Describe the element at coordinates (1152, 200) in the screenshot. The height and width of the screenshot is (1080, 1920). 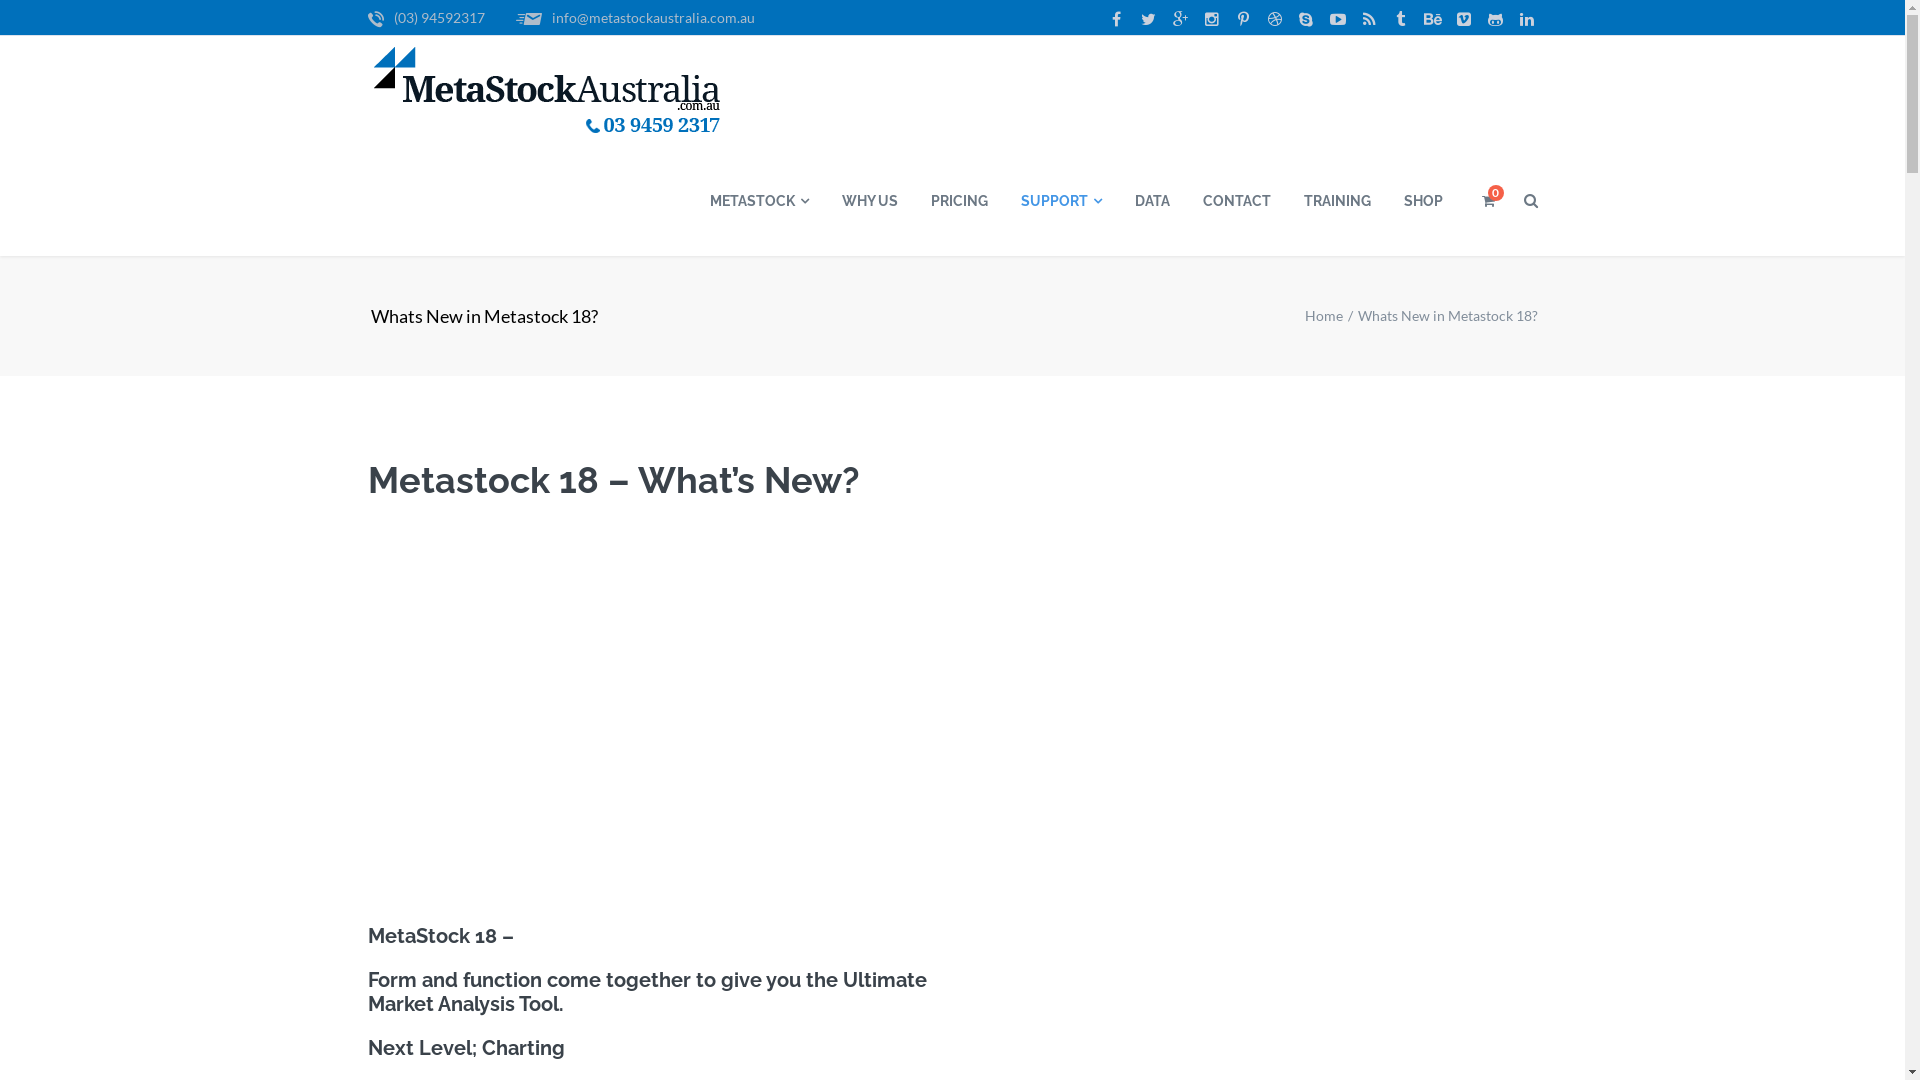
I see `'DATA'` at that location.